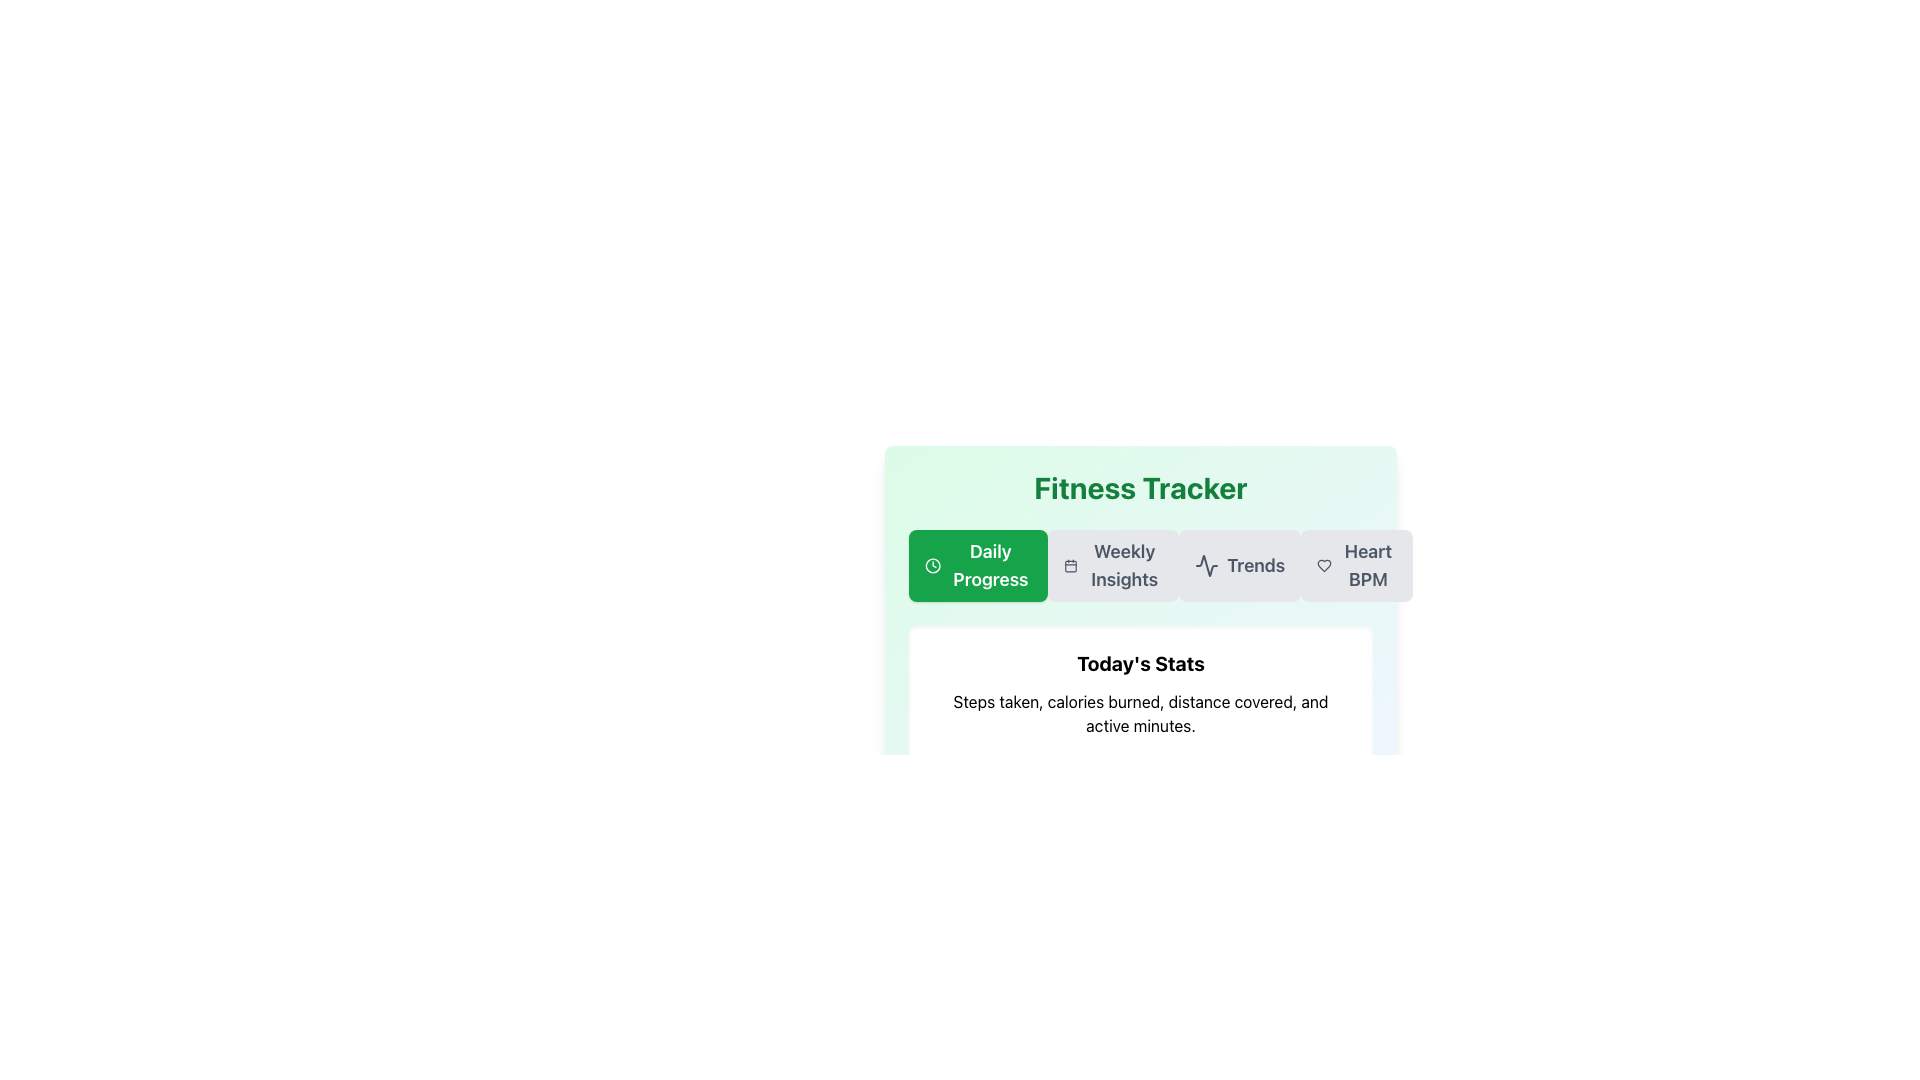 Image resolution: width=1920 pixels, height=1080 pixels. What do you see at coordinates (1206, 566) in the screenshot?
I see `the Trends icon located in the navigation menu, which is the third icon from the left between the Weekly Insights and Heart BPM icons` at bounding box center [1206, 566].